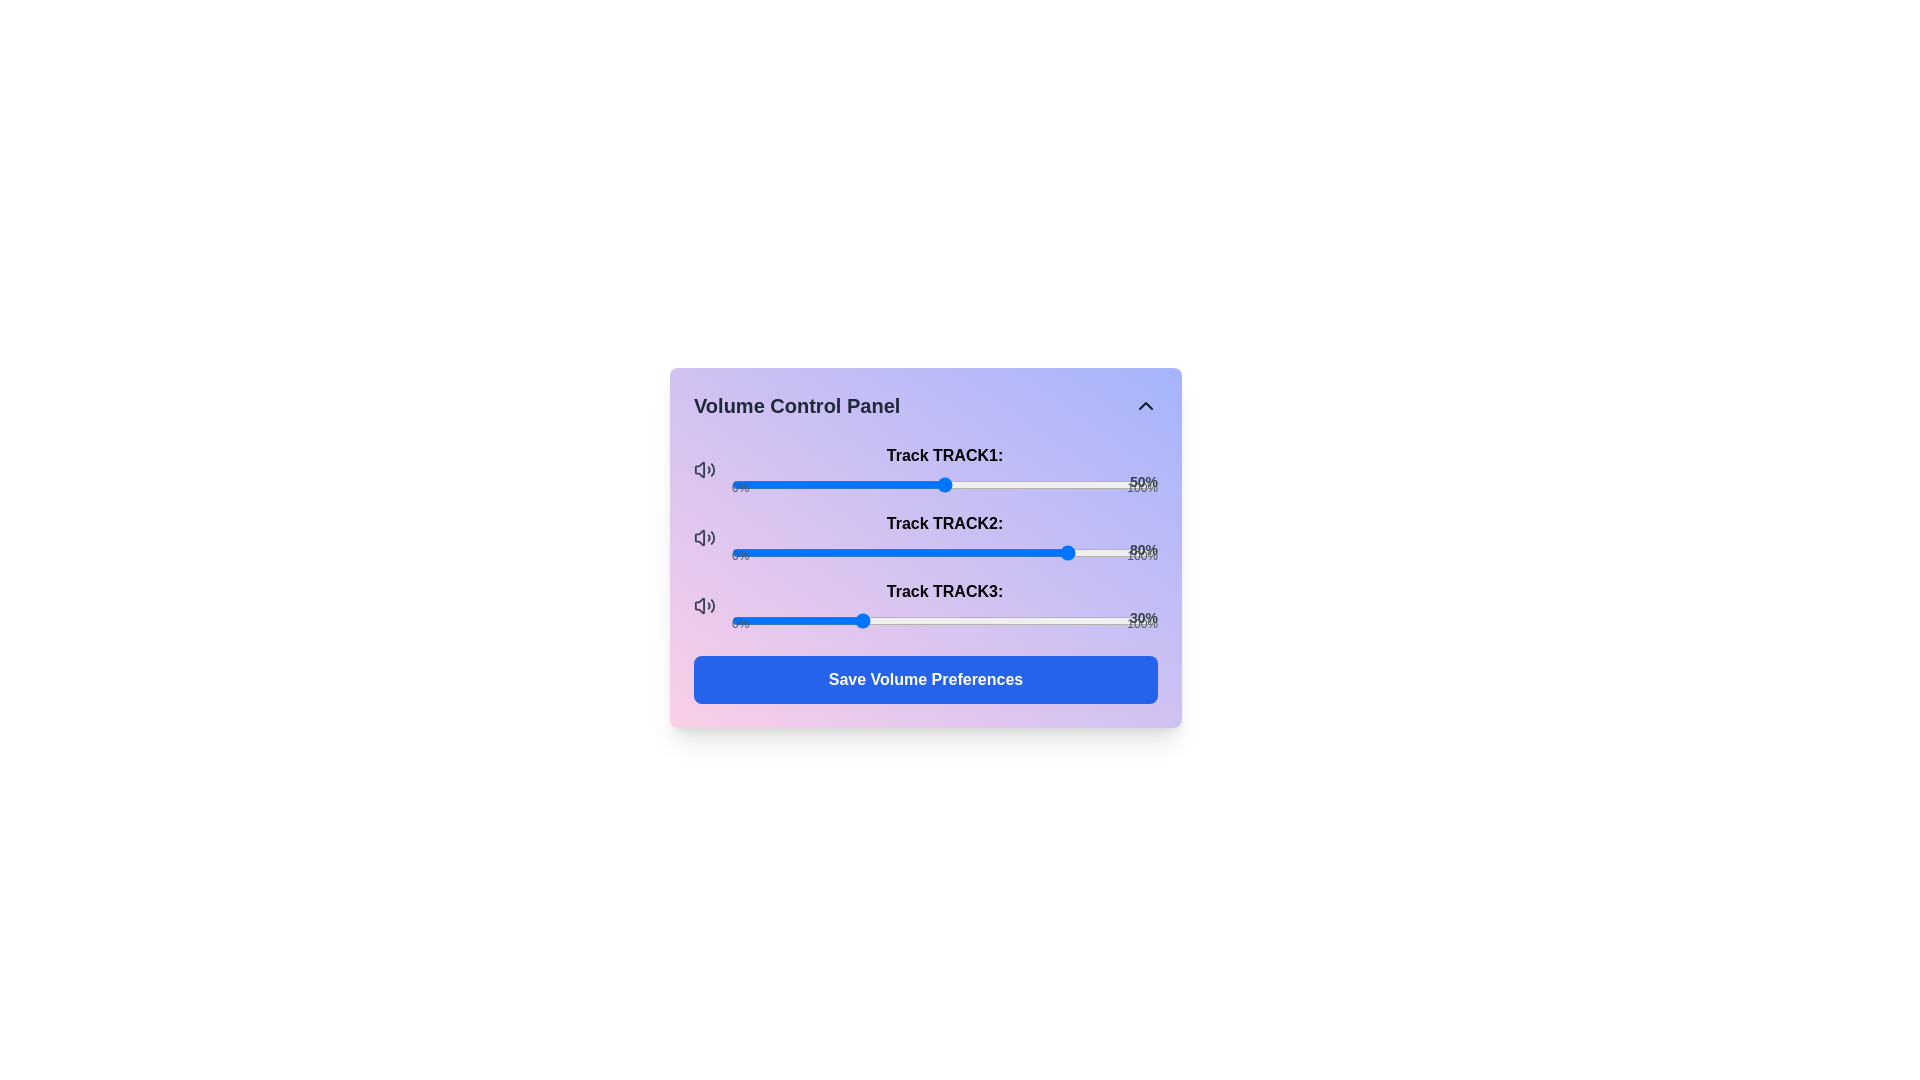 This screenshot has height=1080, width=1920. I want to click on the horizontal slider element styled as a thin gray bar with a blue handle, located in the top-left section of the interface, titled 'Track TRACK1:', so click(944, 485).